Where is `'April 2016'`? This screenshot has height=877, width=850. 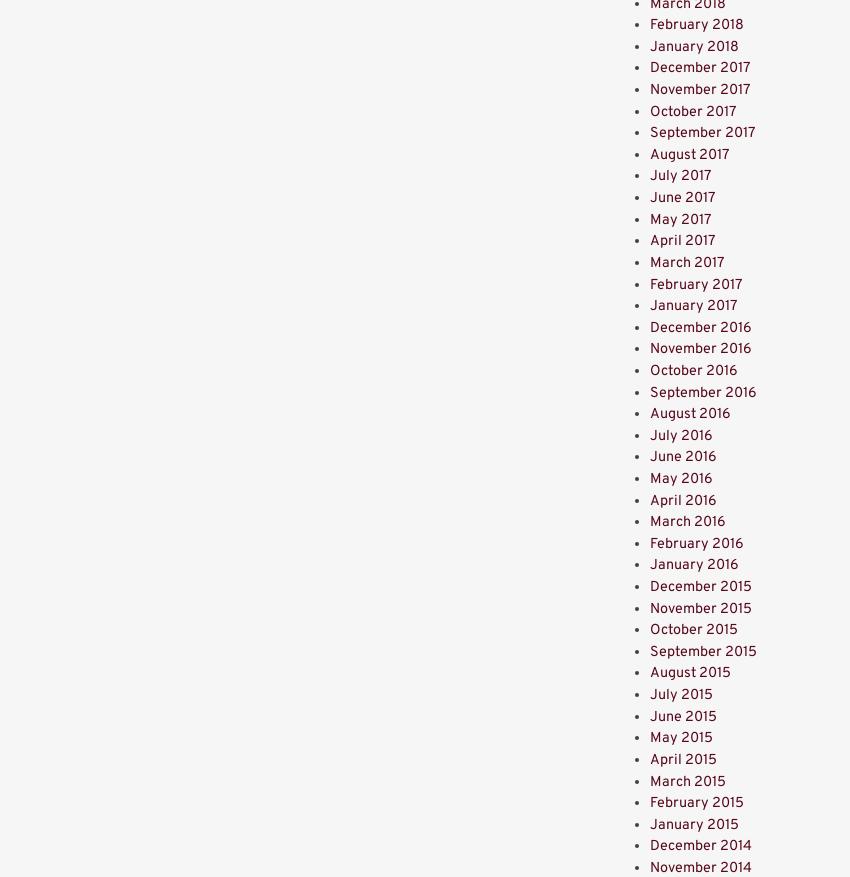 'April 2016' is located at coordinates (682, 499).